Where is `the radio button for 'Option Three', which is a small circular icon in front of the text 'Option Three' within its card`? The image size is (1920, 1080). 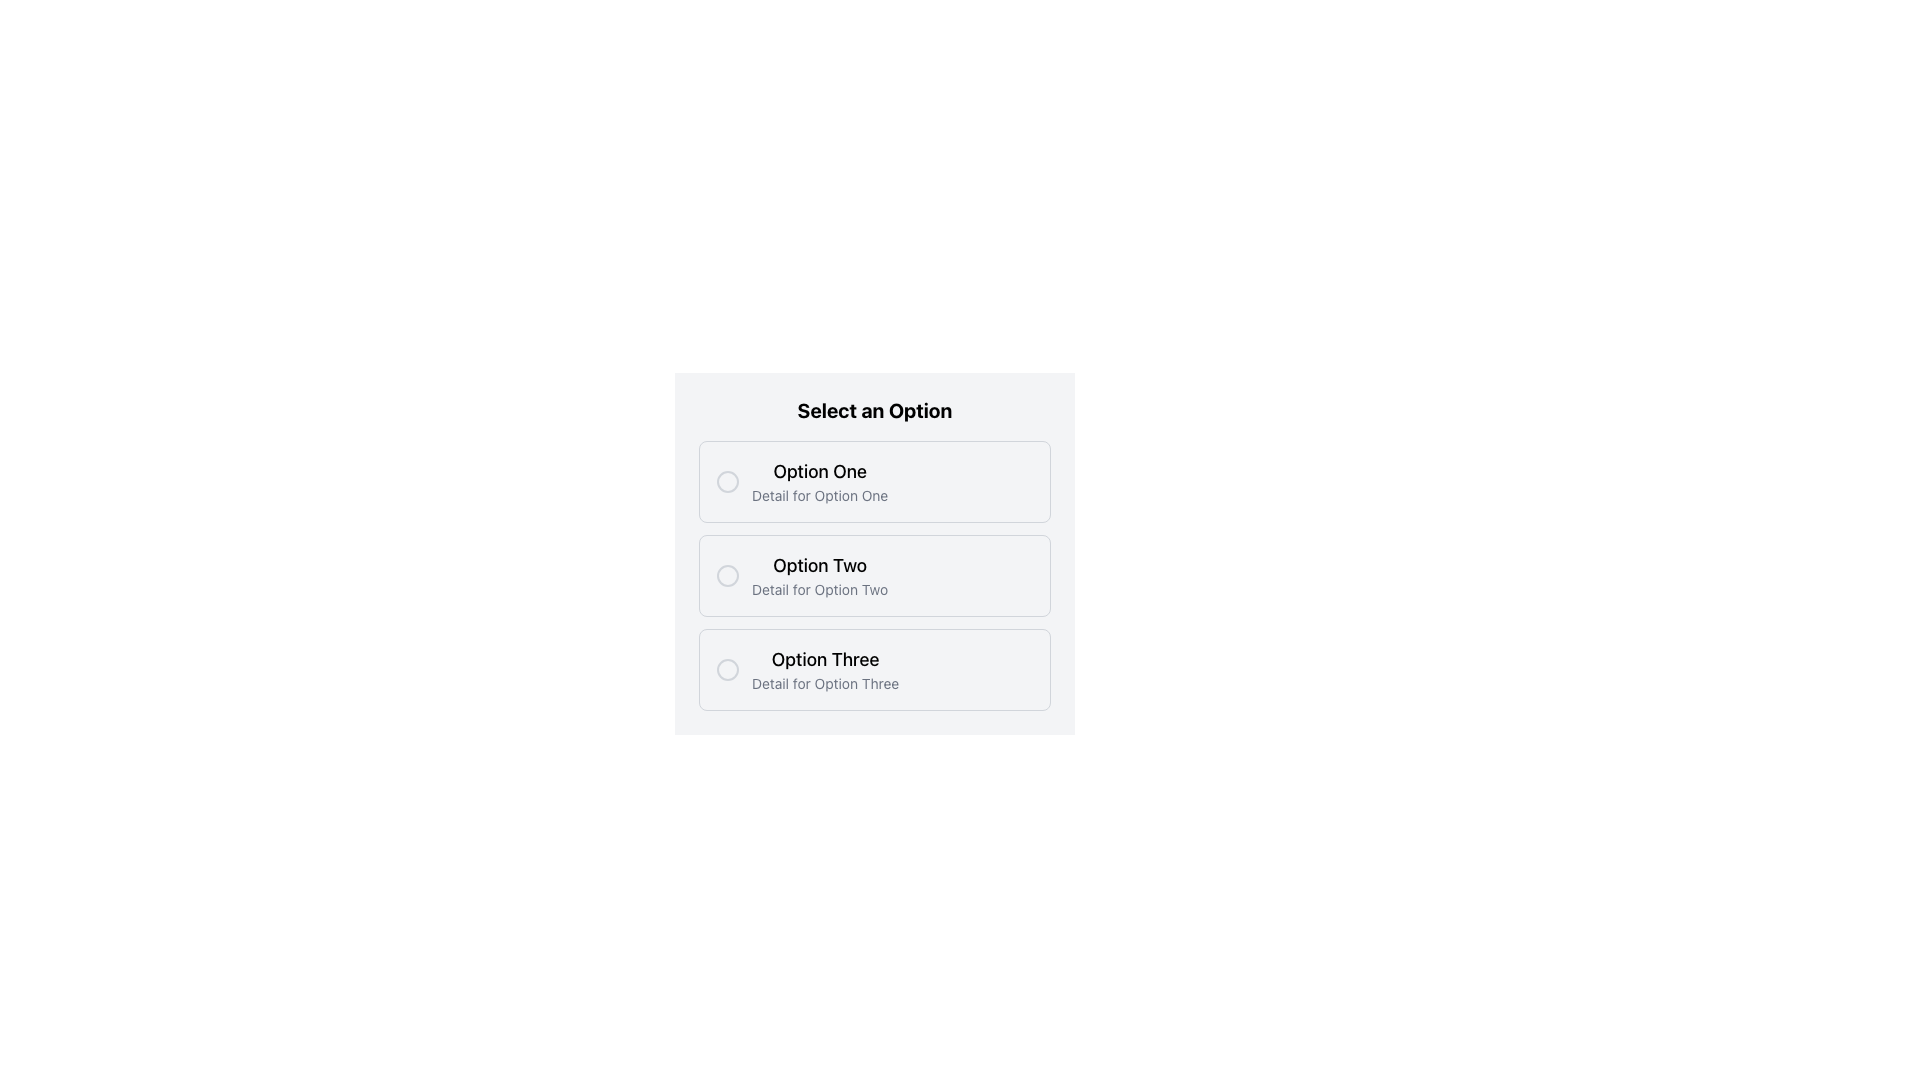
the radio button for 'Option Three', which is a small circular icon in front of the text 'Option Three' within its card is located at coordinates (727, 670).